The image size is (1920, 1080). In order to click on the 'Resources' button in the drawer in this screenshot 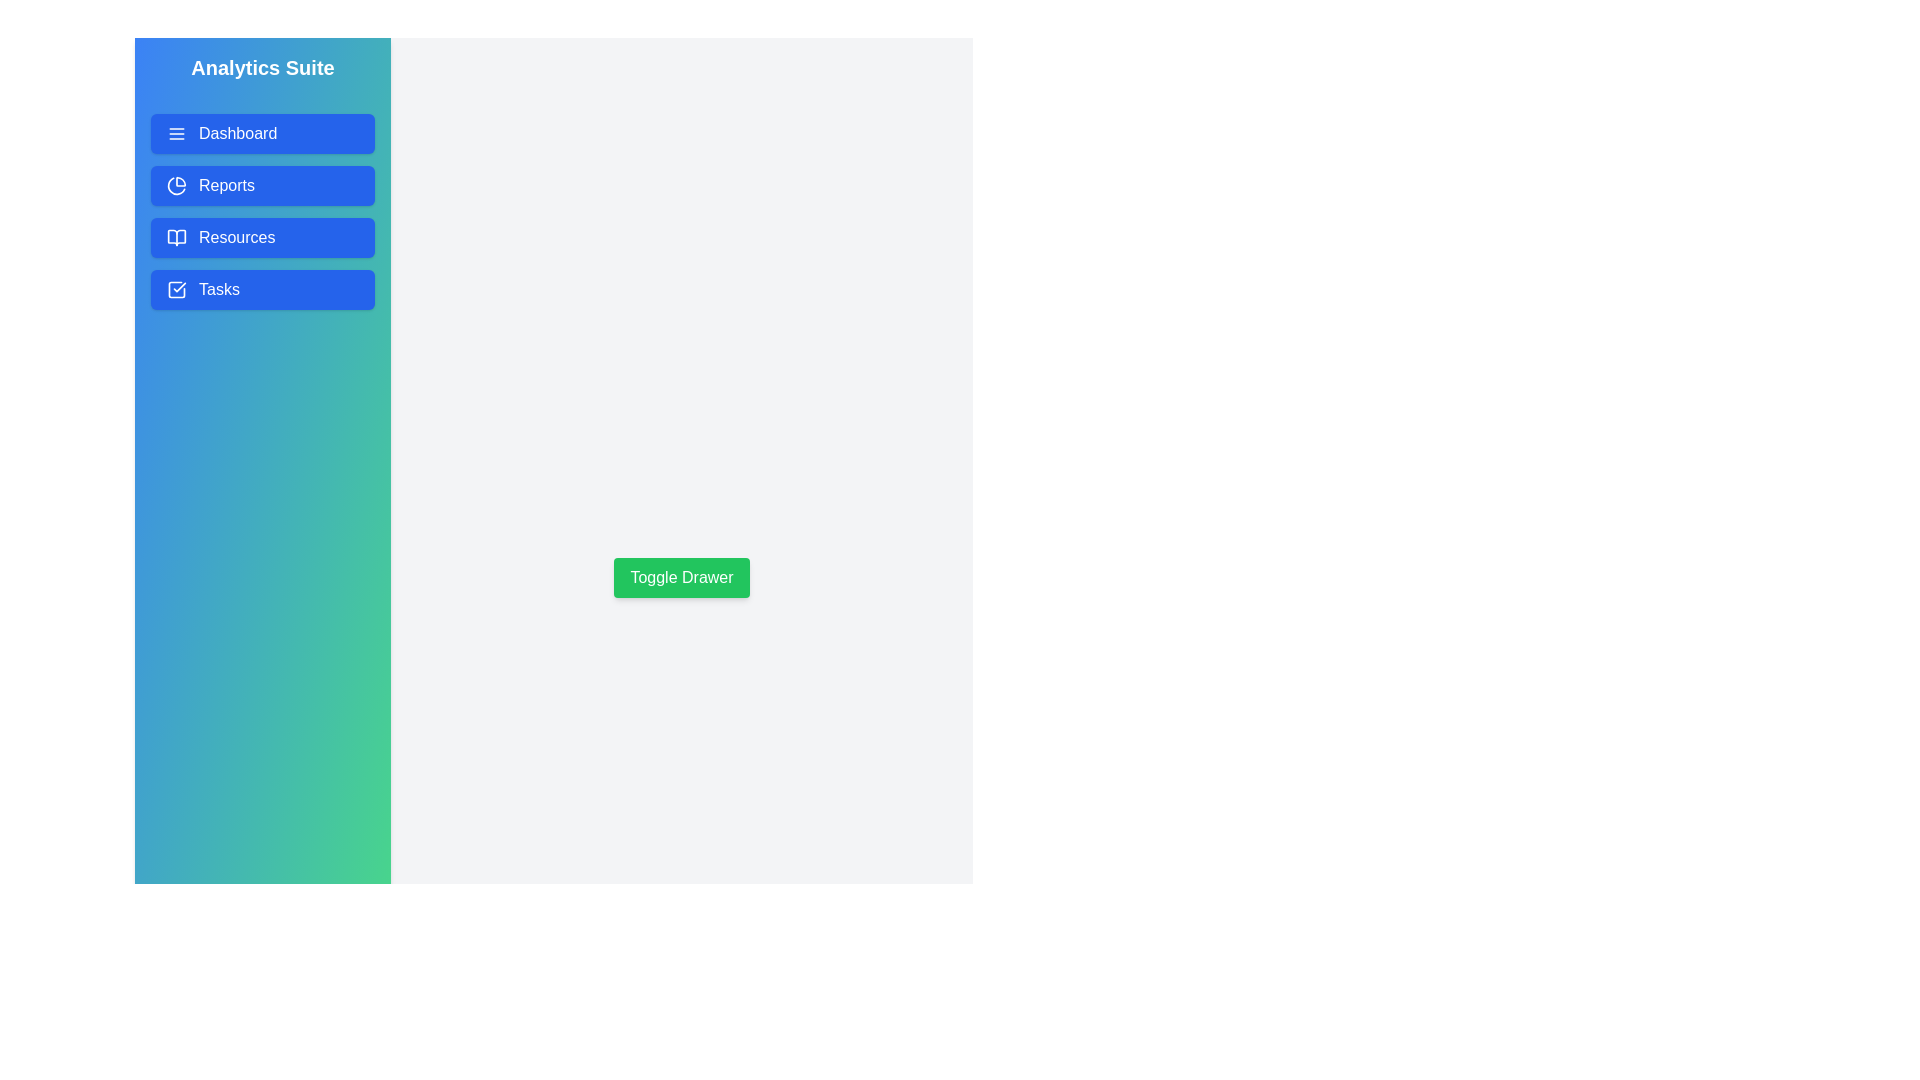, I will do `click(262, 237)`.